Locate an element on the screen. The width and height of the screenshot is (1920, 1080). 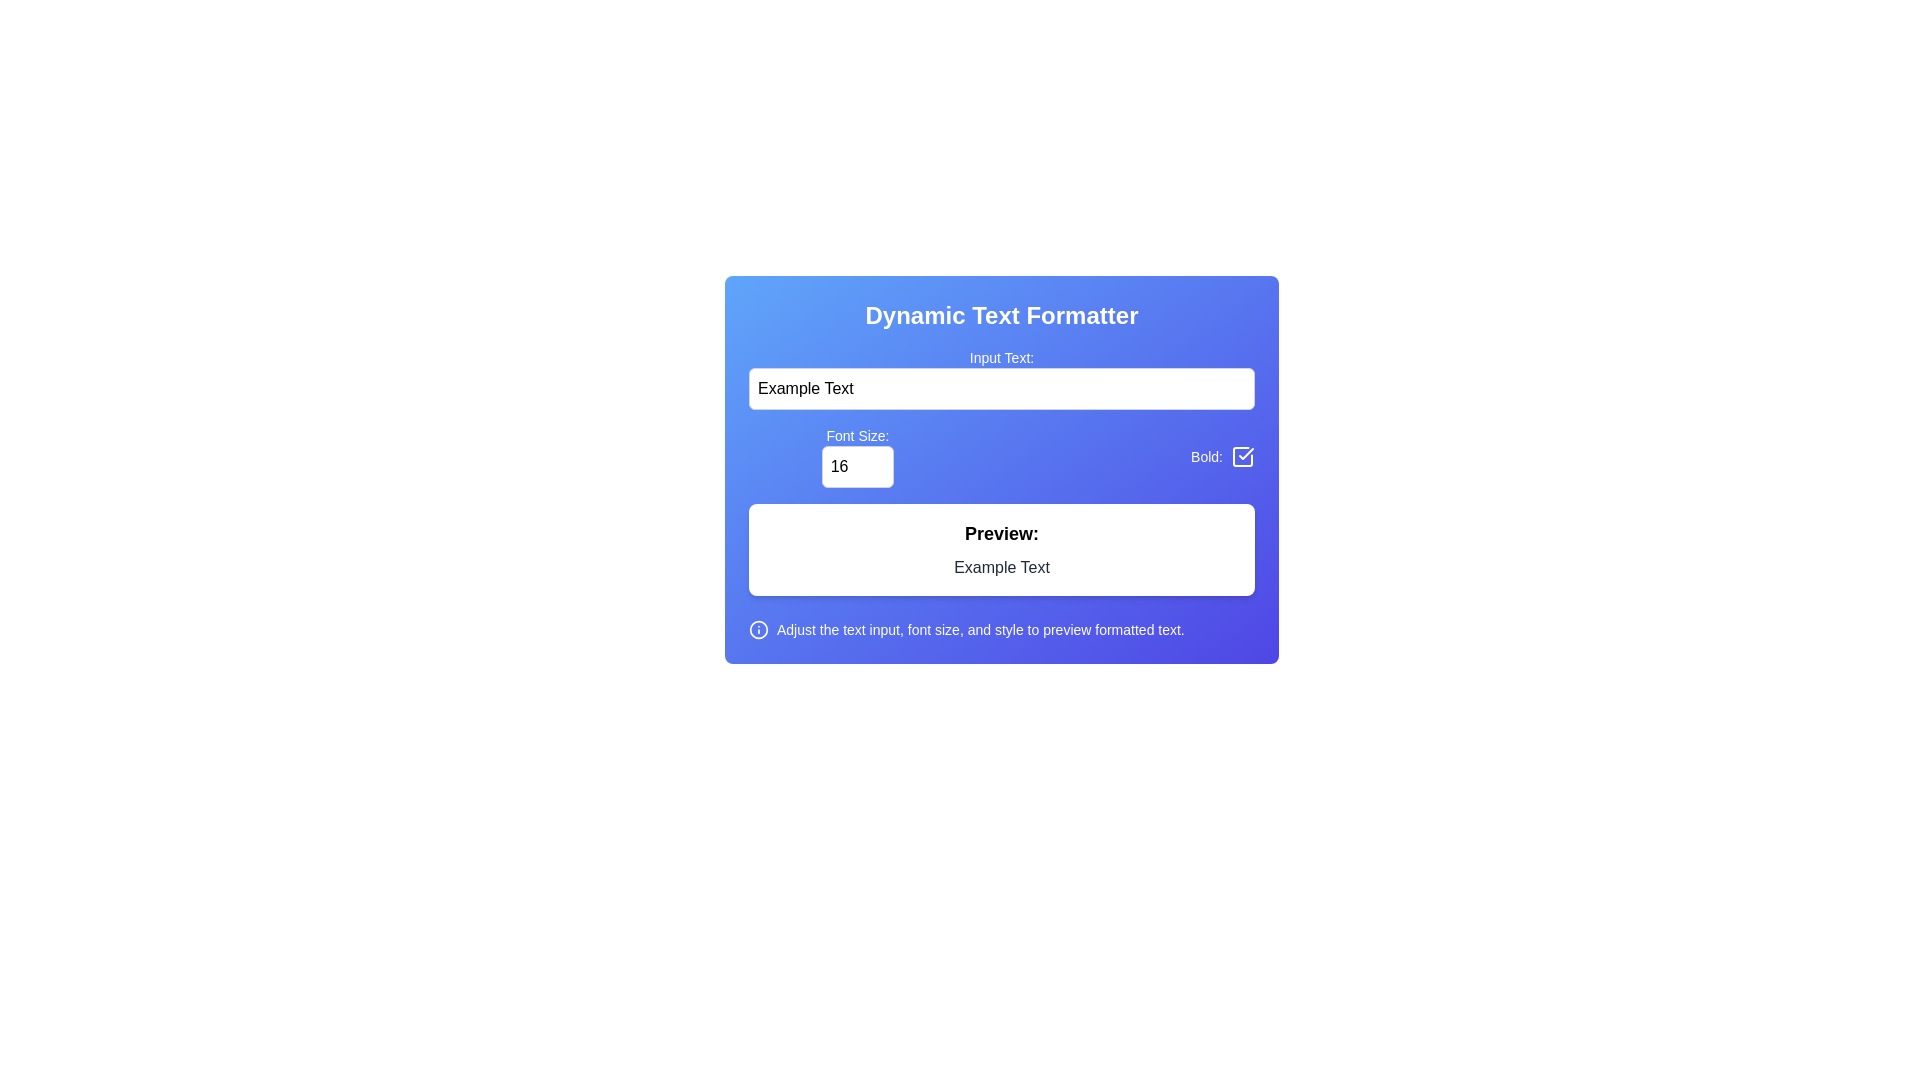
the 'Dynamic Text Formatter' header label, which is centrally located at the top of its section above the 'Input Text' field and 'Font Size' selector is located at coordinates (1002, 315).